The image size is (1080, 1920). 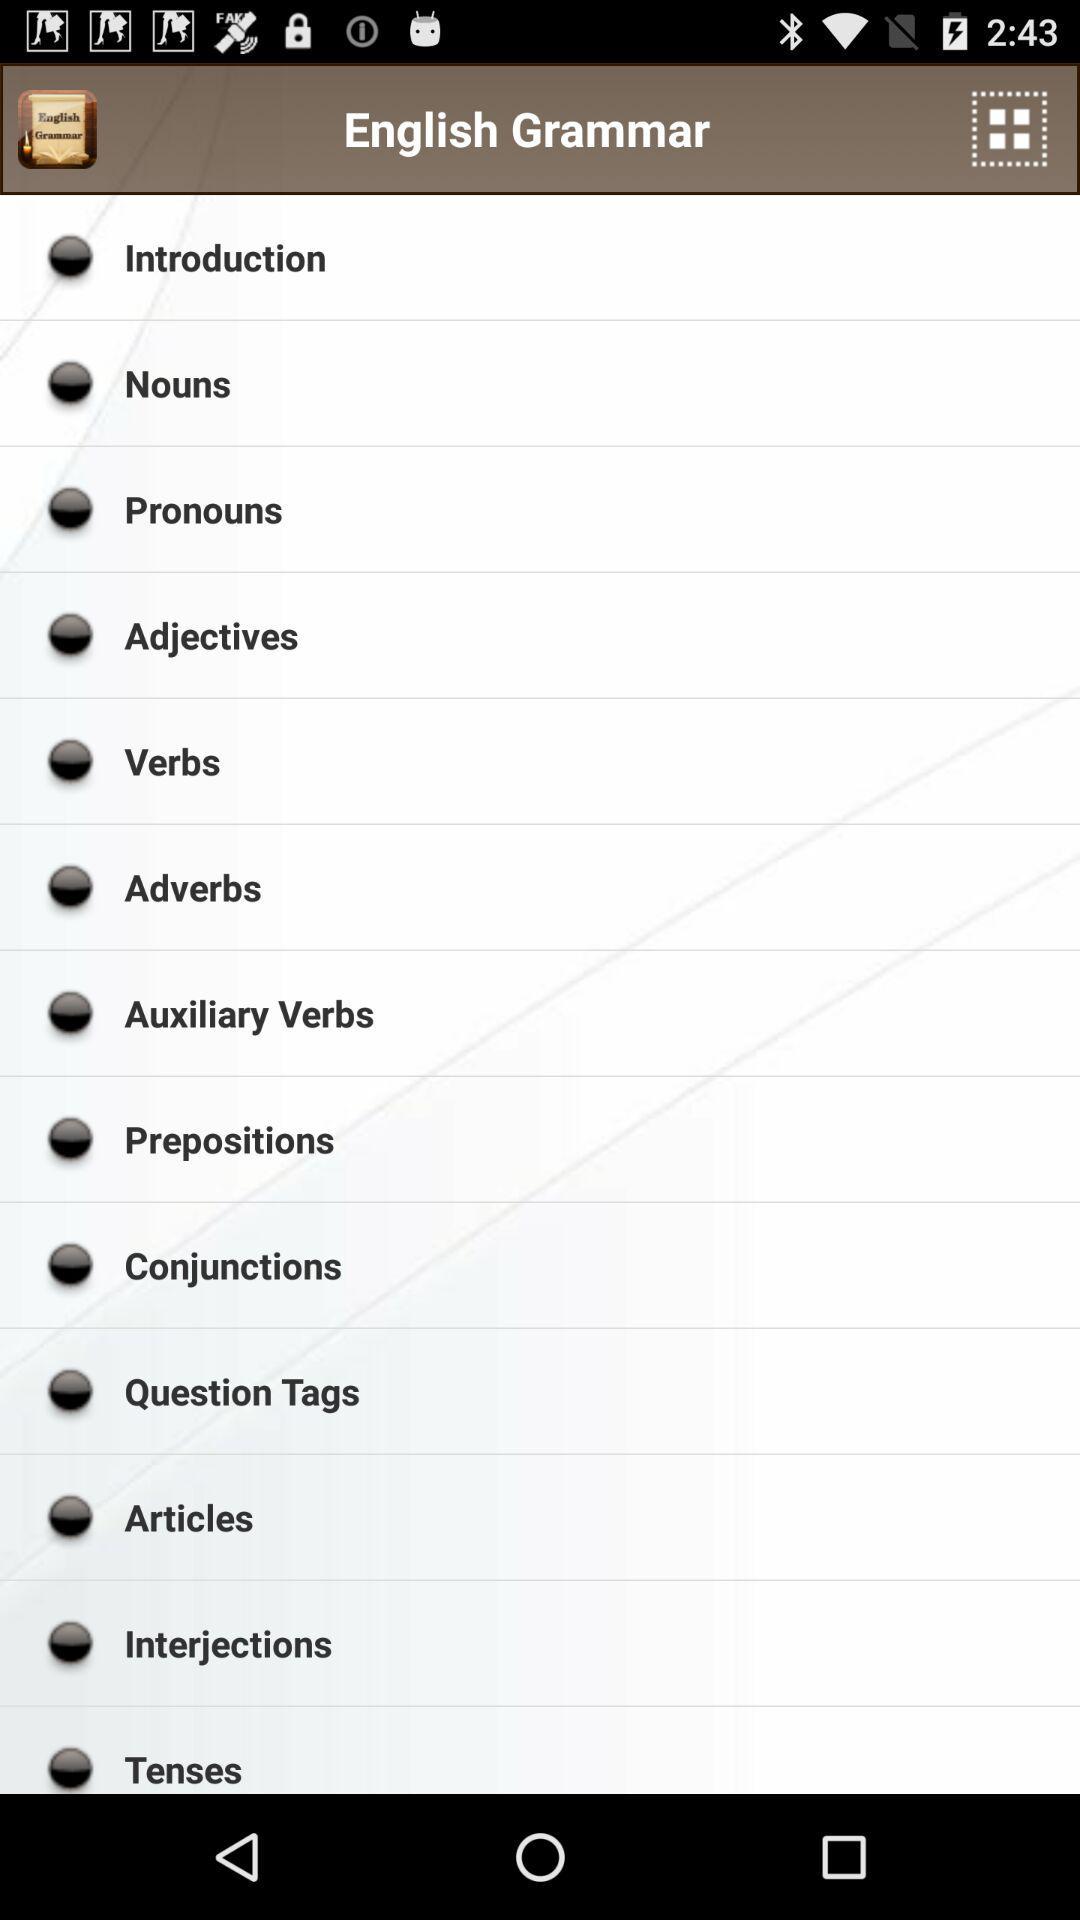 I want to click on auxiliary verbs icon, so click(x=594, y=1013).